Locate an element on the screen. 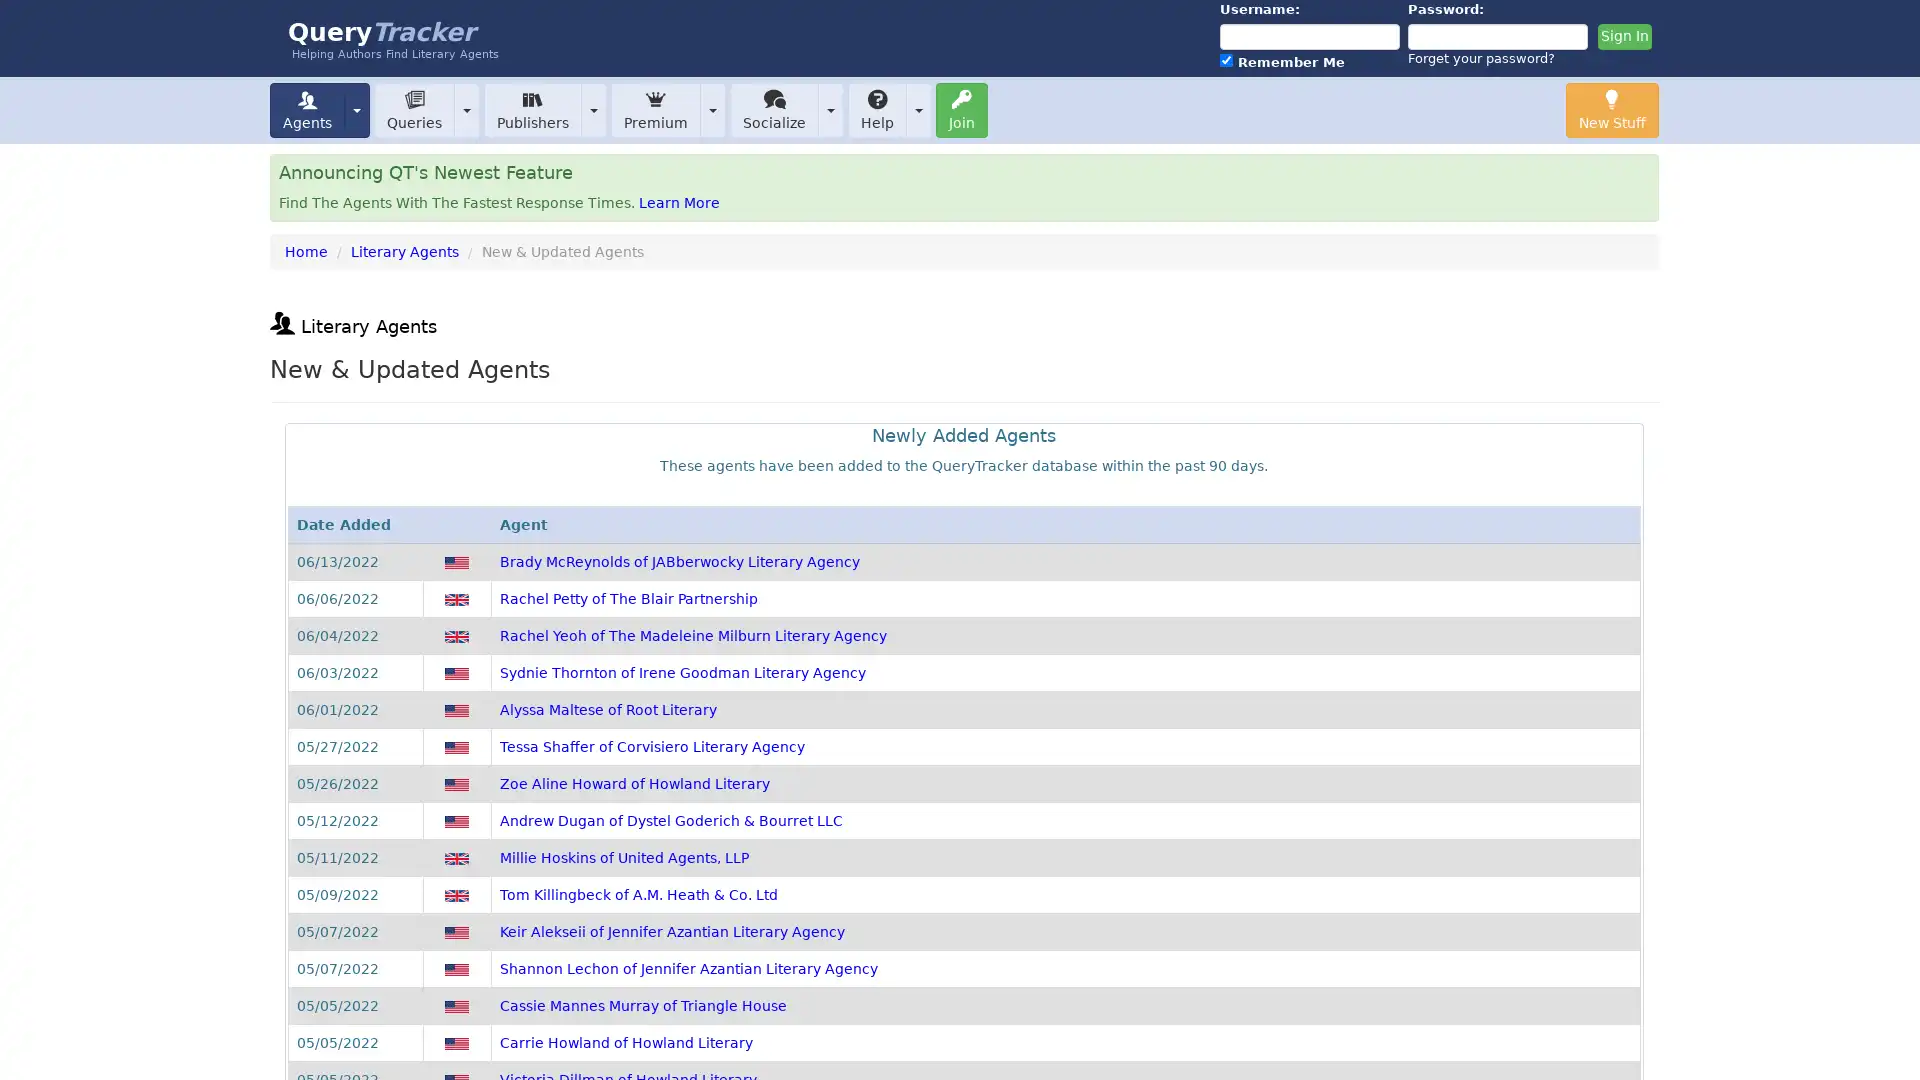 The height and width of the screenshot is (1080, 1920). Toggle Dropdown is located at coordinates (917, 109).